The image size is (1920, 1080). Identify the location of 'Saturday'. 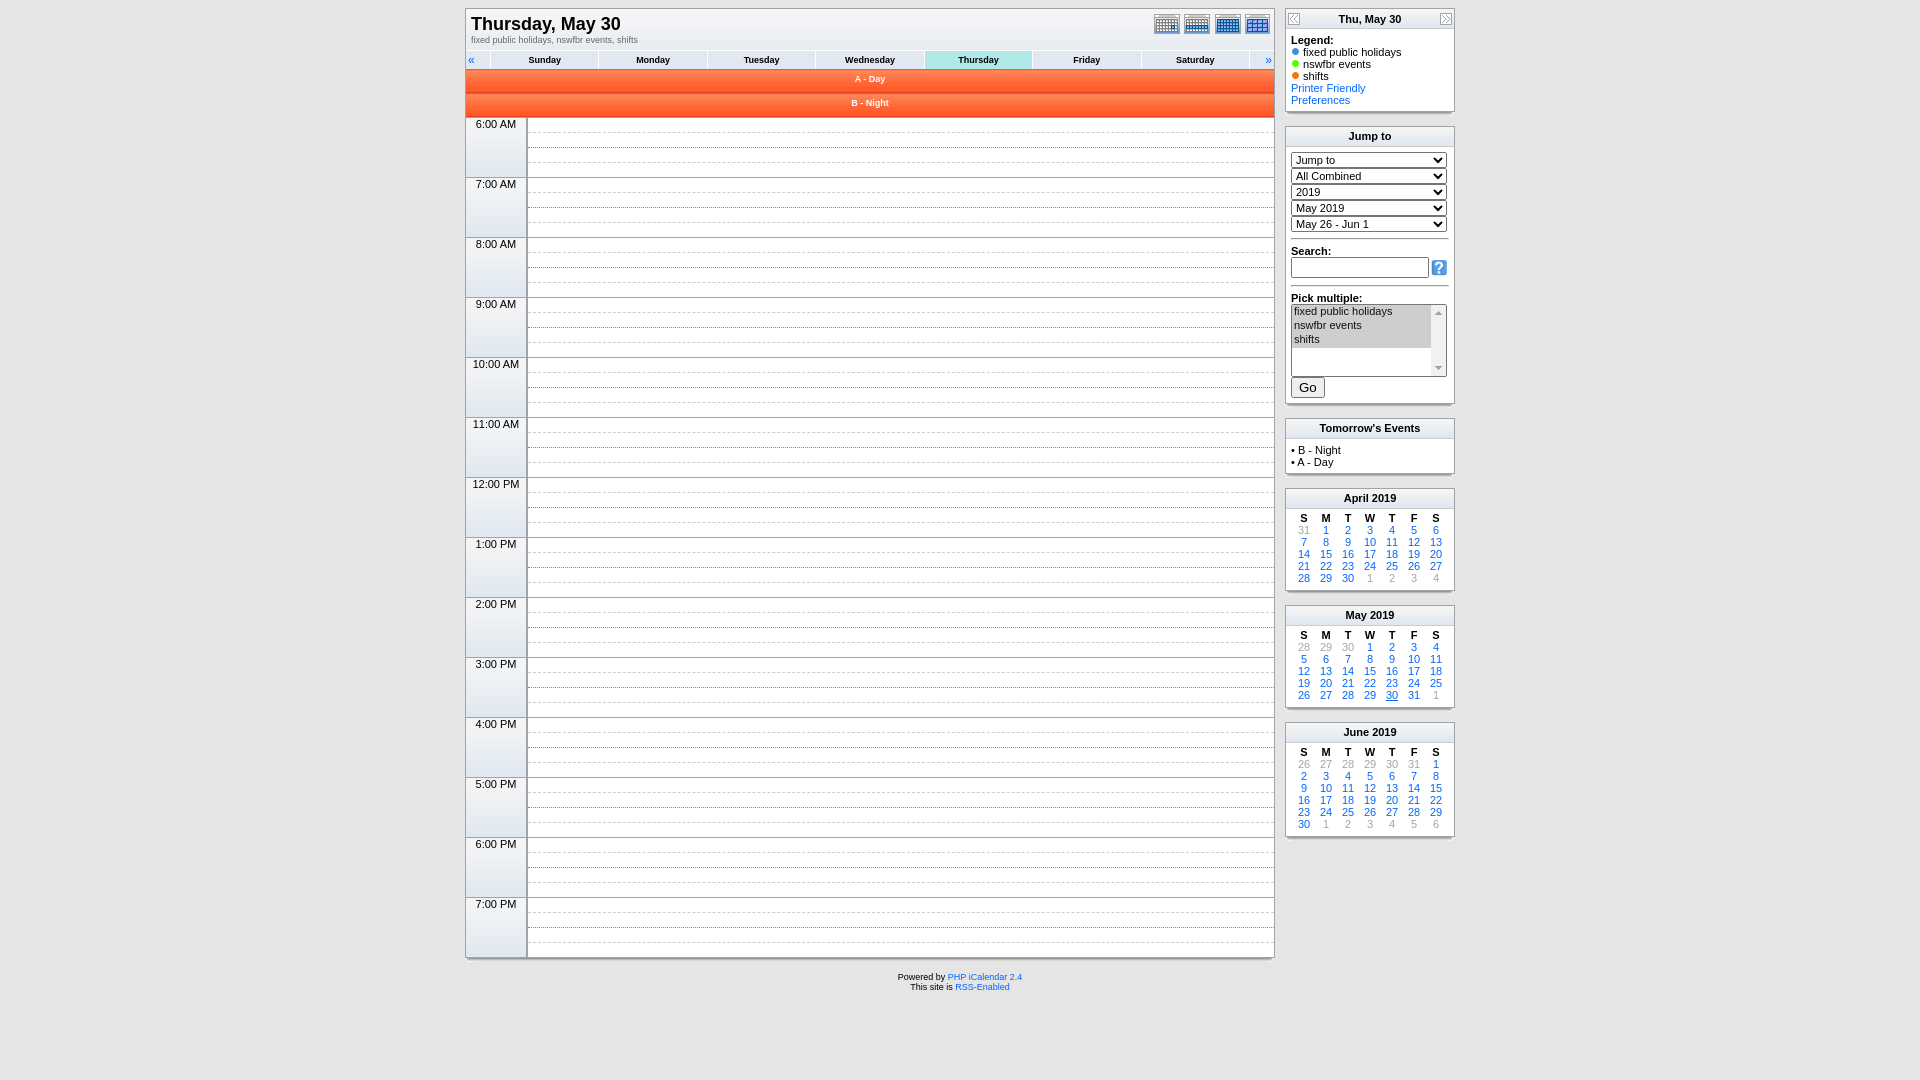
(1195, 59).